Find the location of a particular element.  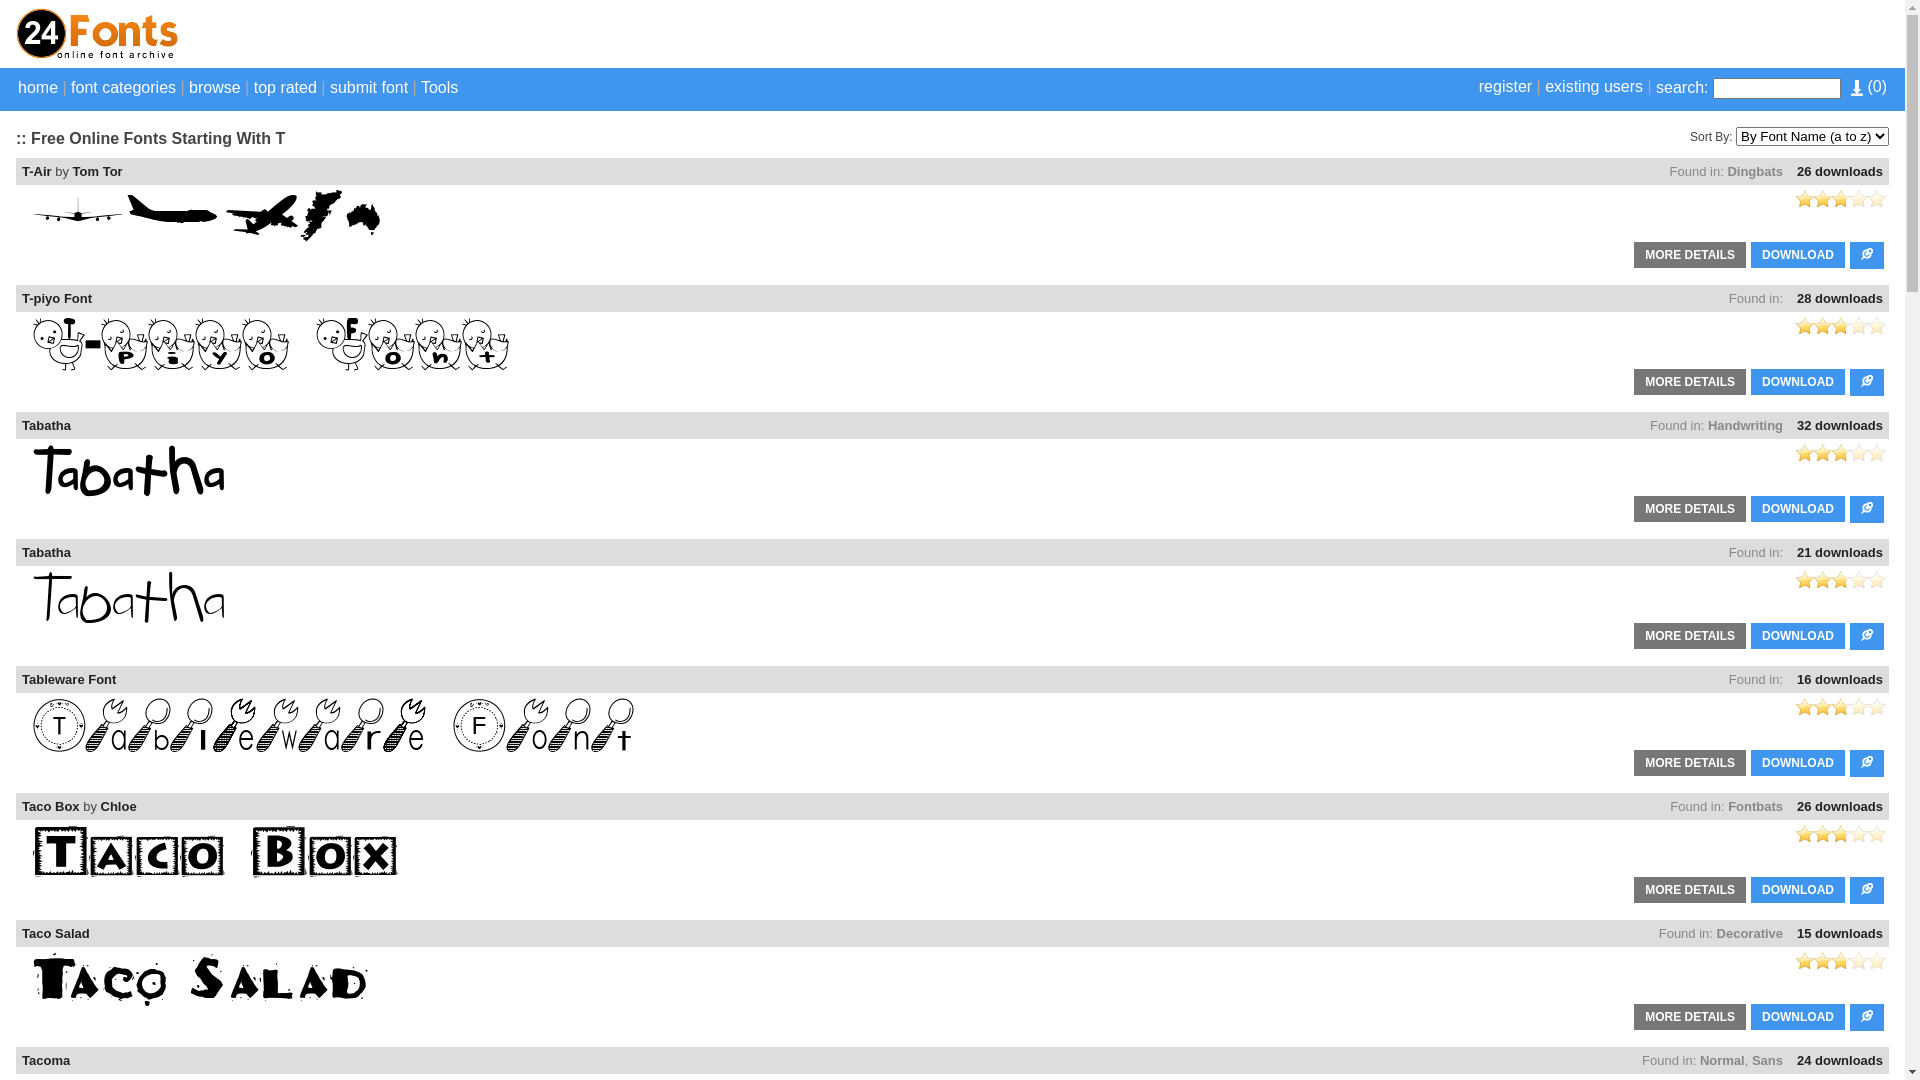

'32 downloads' is located at coordinates (1839, 424).